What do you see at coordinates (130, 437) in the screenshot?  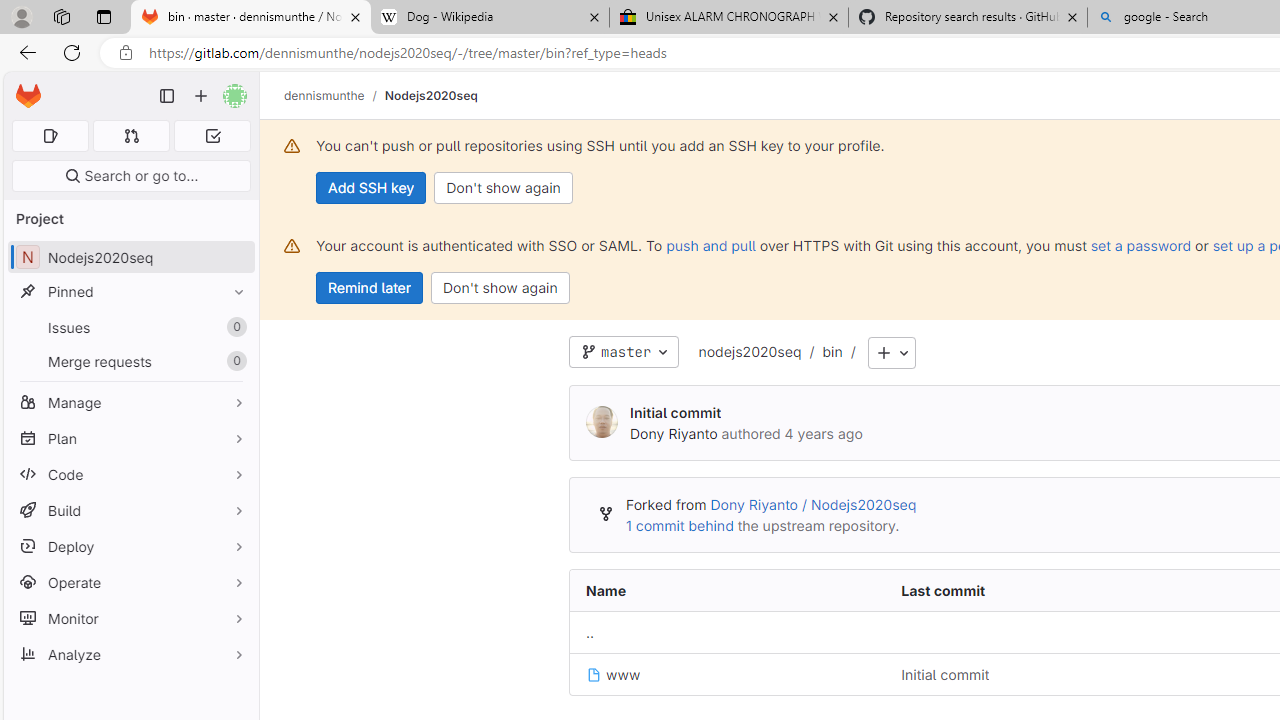 I see `'Plan'` at bounding box center [130, 437].